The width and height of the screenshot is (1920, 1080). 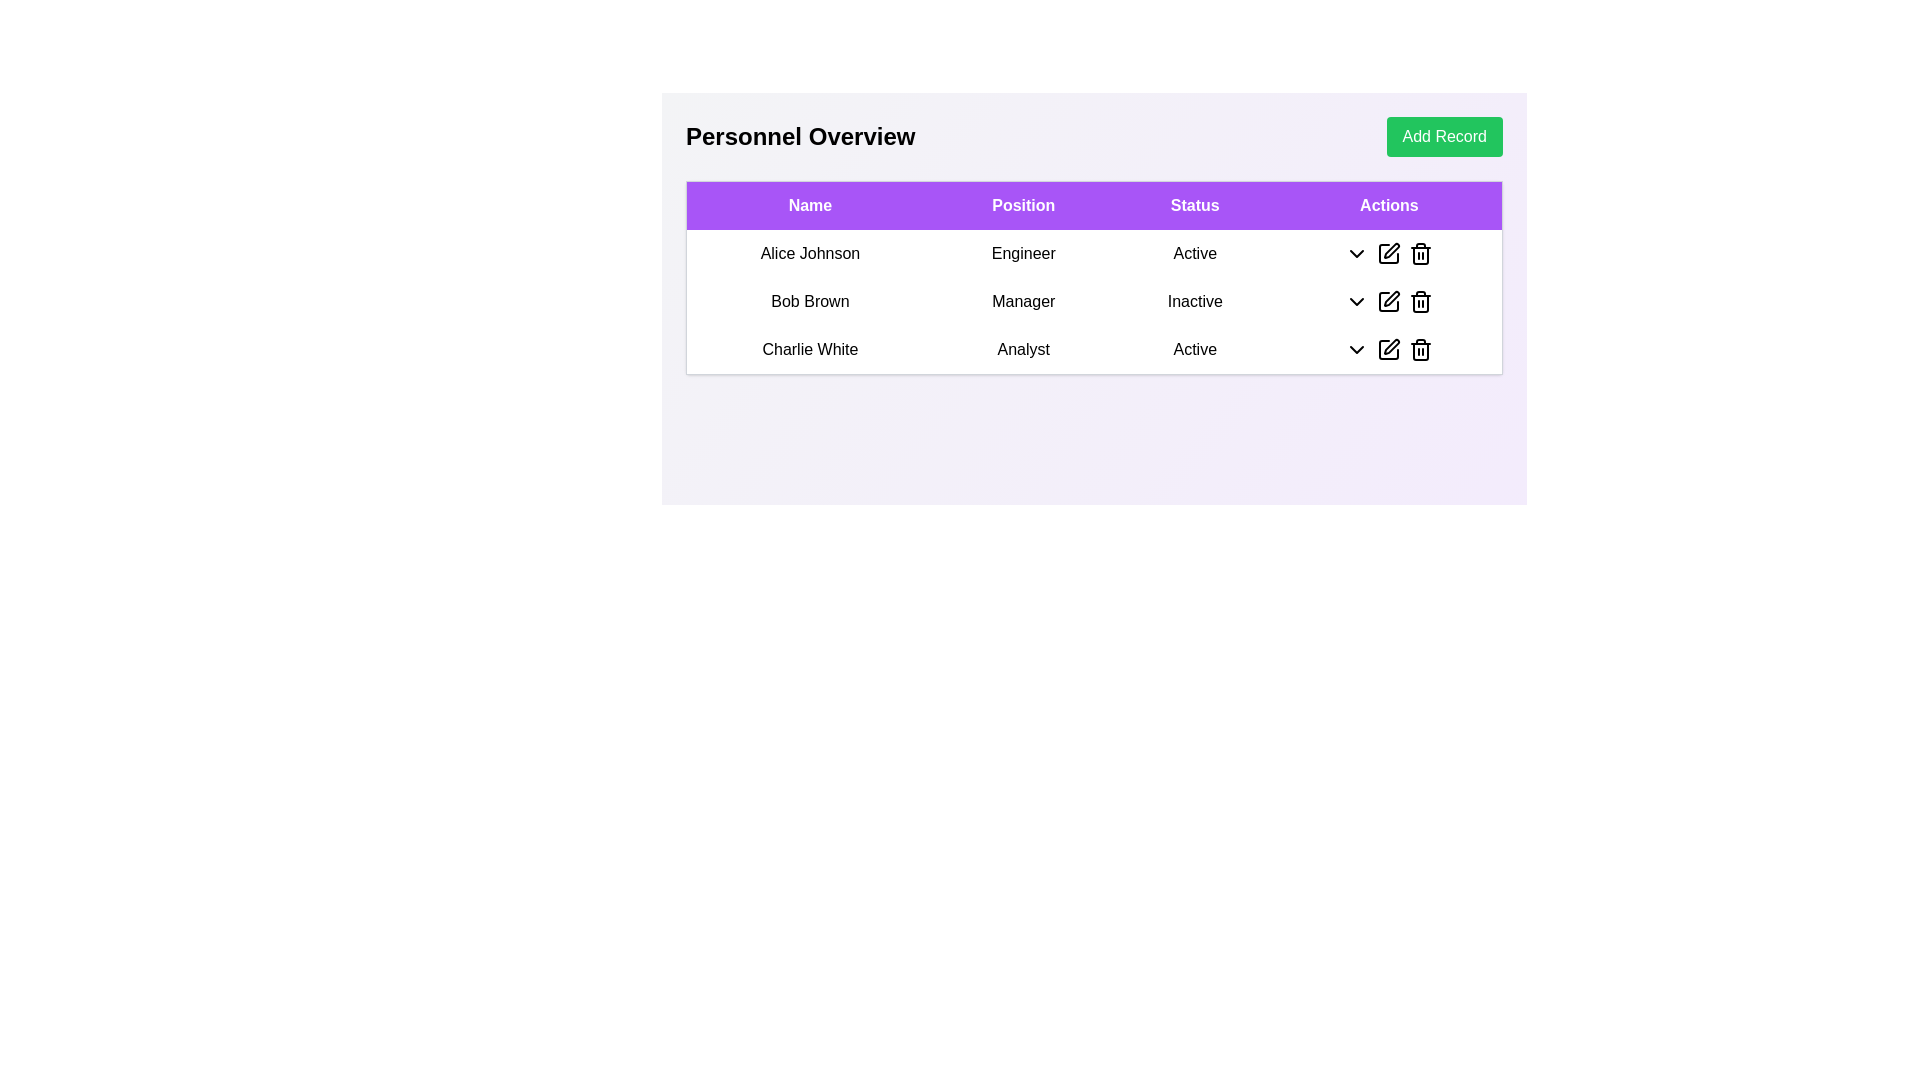 What do you see at coordinates (1023, 205) in the screenshot?
I see `the 'Position' header label in the data table, which is located second from the left in the header row, between 'Name' and 'Status'` at bounding box center [1023, 205].